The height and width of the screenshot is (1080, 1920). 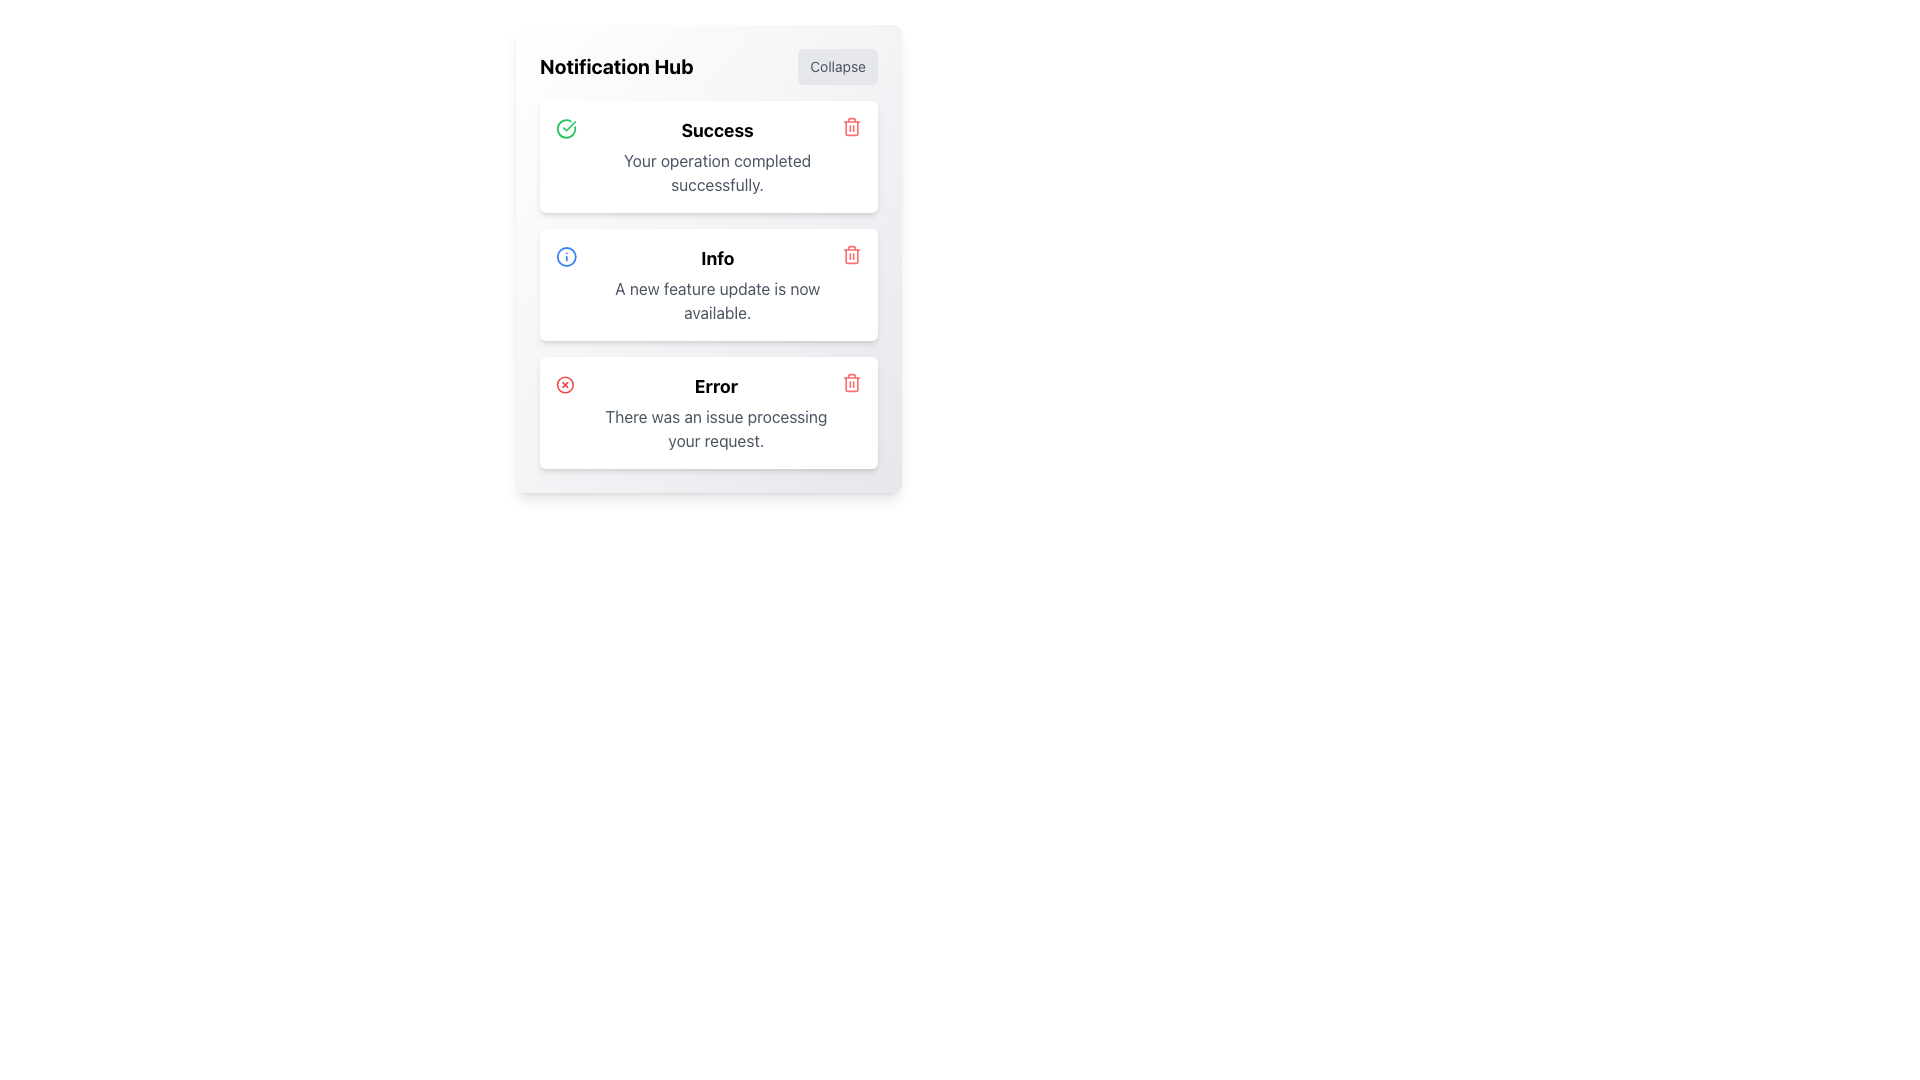 I want to click on the SVG circle graphic that represents the outline of the 'Info' icon within the notification hub, so click(x=565, y=256).